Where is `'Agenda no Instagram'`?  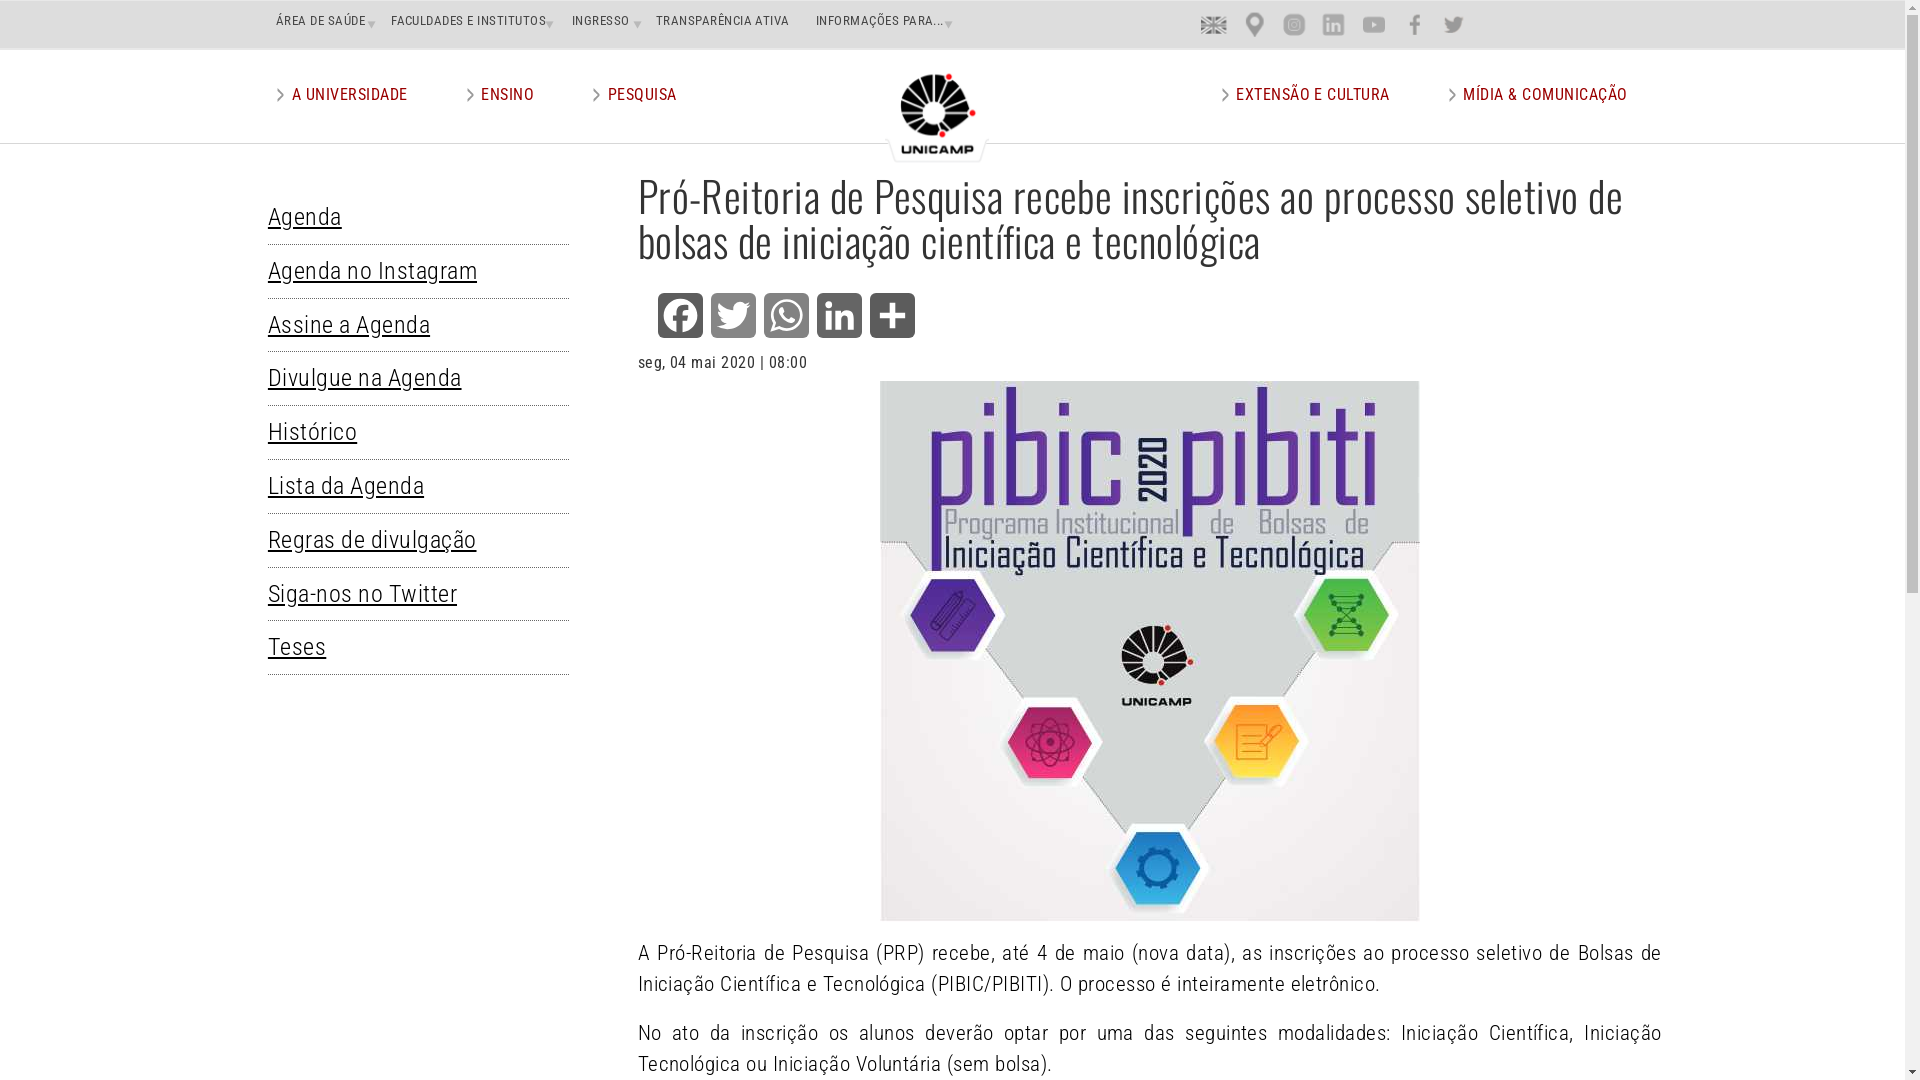
'Agenda no Instagram' is located at coordinates (382, 270).